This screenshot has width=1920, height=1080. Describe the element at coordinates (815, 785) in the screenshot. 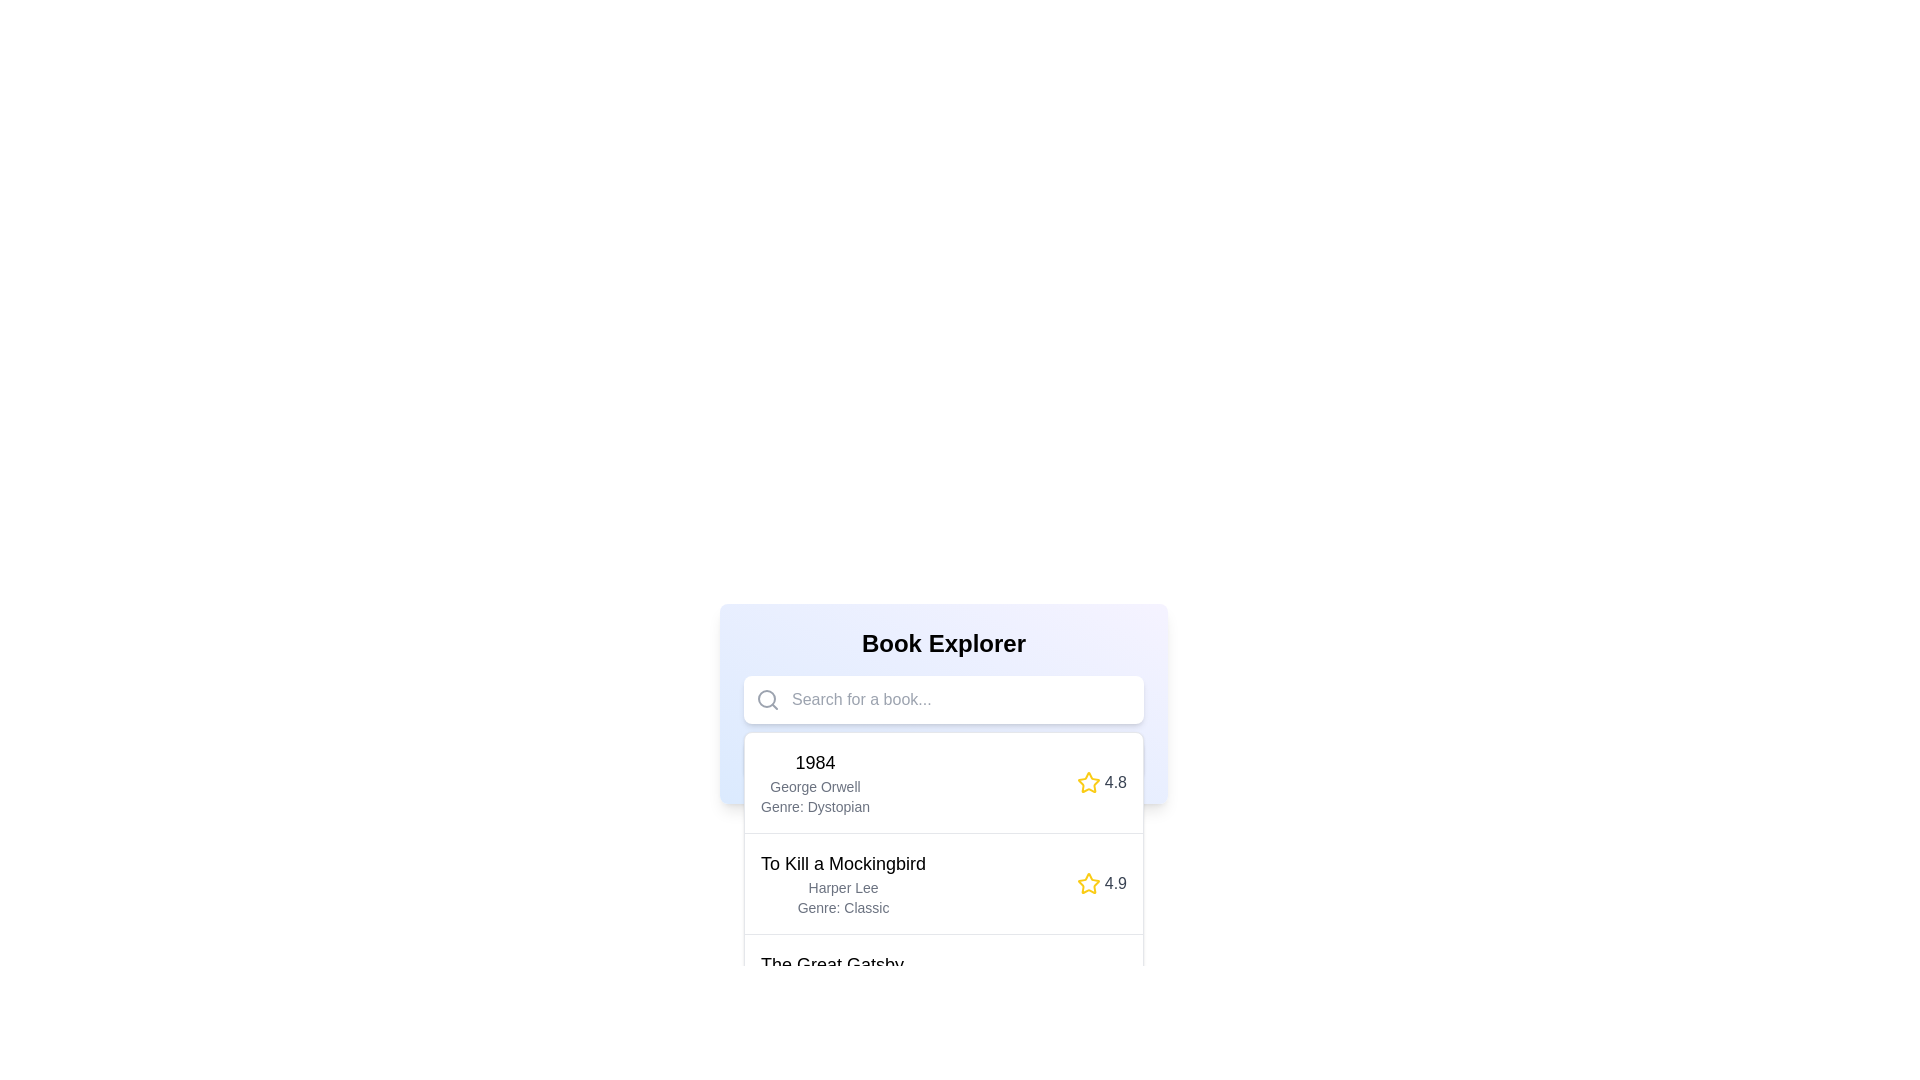

I see `text label displaying 'George Orwell', which is positioned below the title '1984' and above the genre information 'Genre: Dystopian'` at that location.